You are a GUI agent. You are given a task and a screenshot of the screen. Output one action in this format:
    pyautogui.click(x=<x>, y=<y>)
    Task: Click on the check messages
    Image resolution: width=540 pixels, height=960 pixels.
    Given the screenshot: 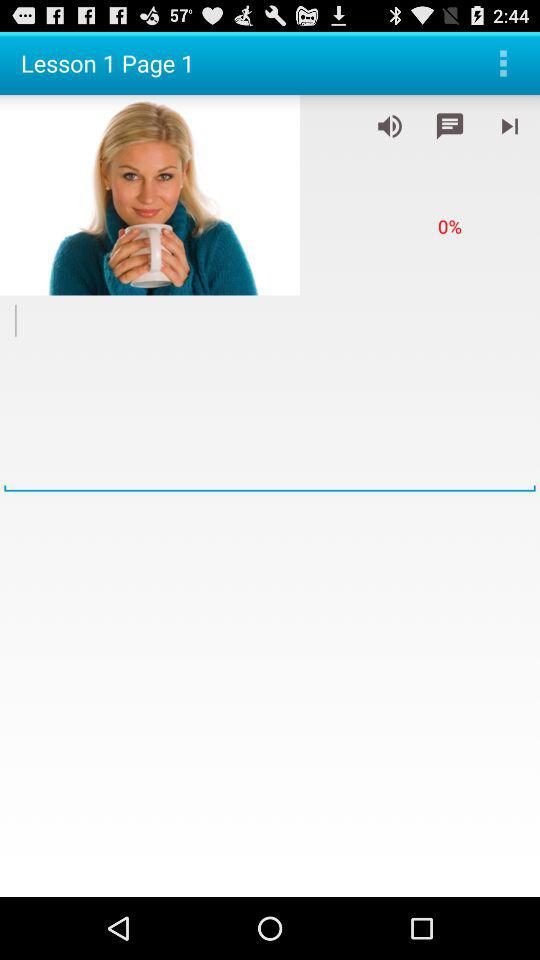 What is the action you would take?
    pyautogui.click(x=449, y=125)
    